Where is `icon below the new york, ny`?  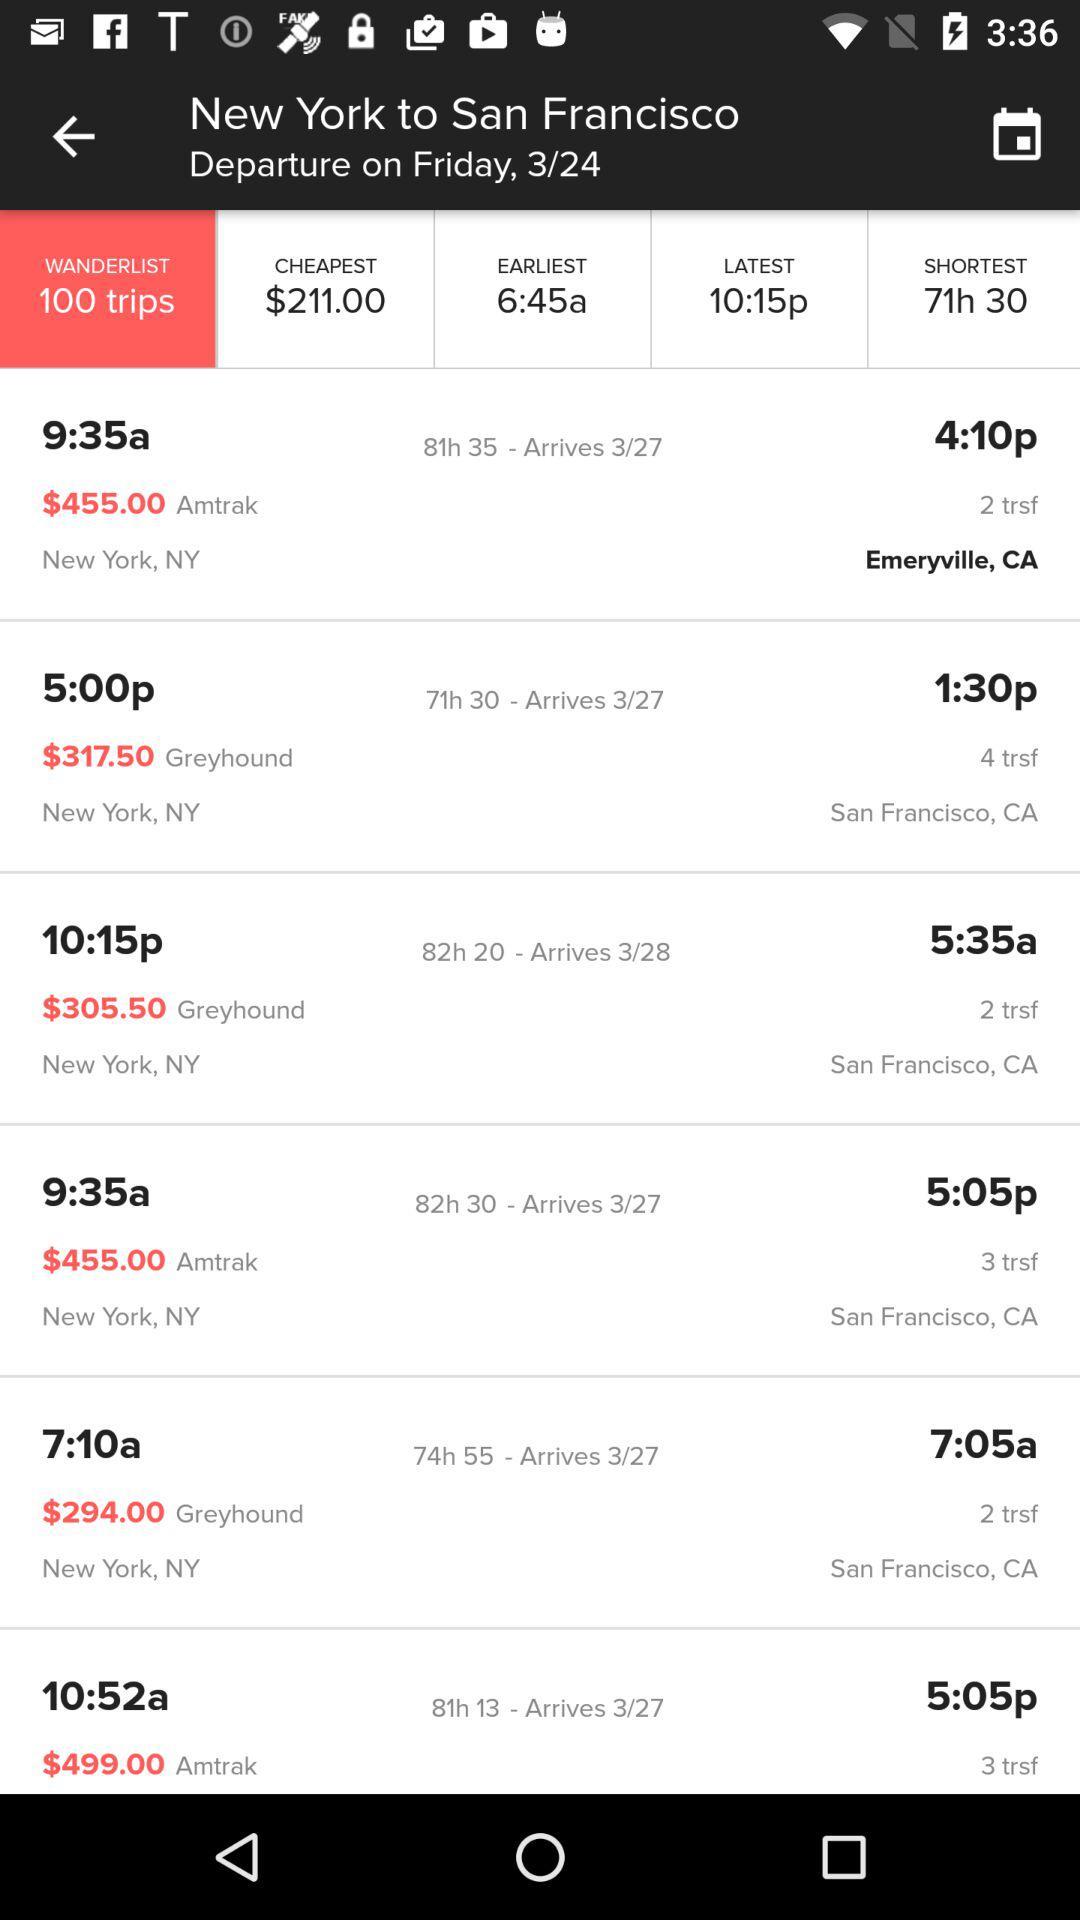 icon below the new york, ny is located at coordinates (463, 951).